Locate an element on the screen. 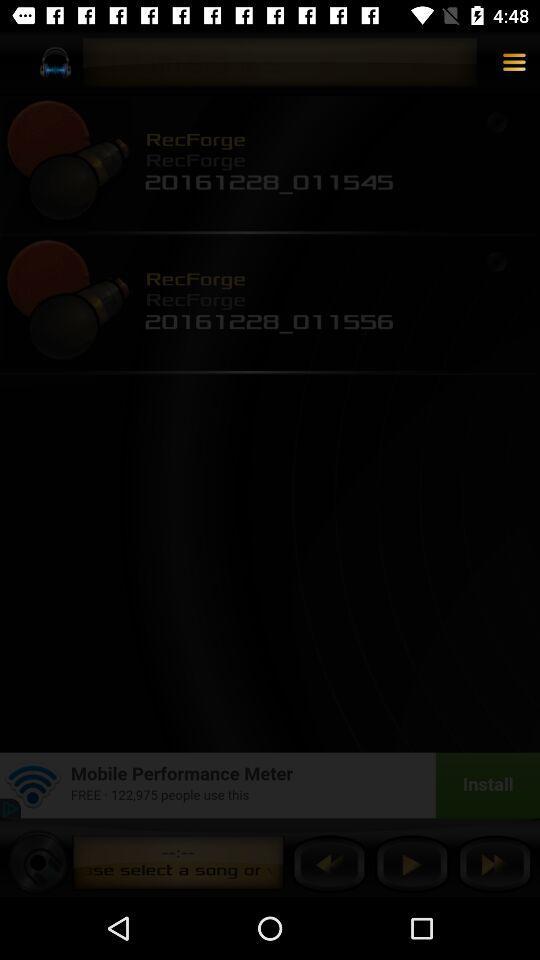  previous button is located at coordinates (329, 863).